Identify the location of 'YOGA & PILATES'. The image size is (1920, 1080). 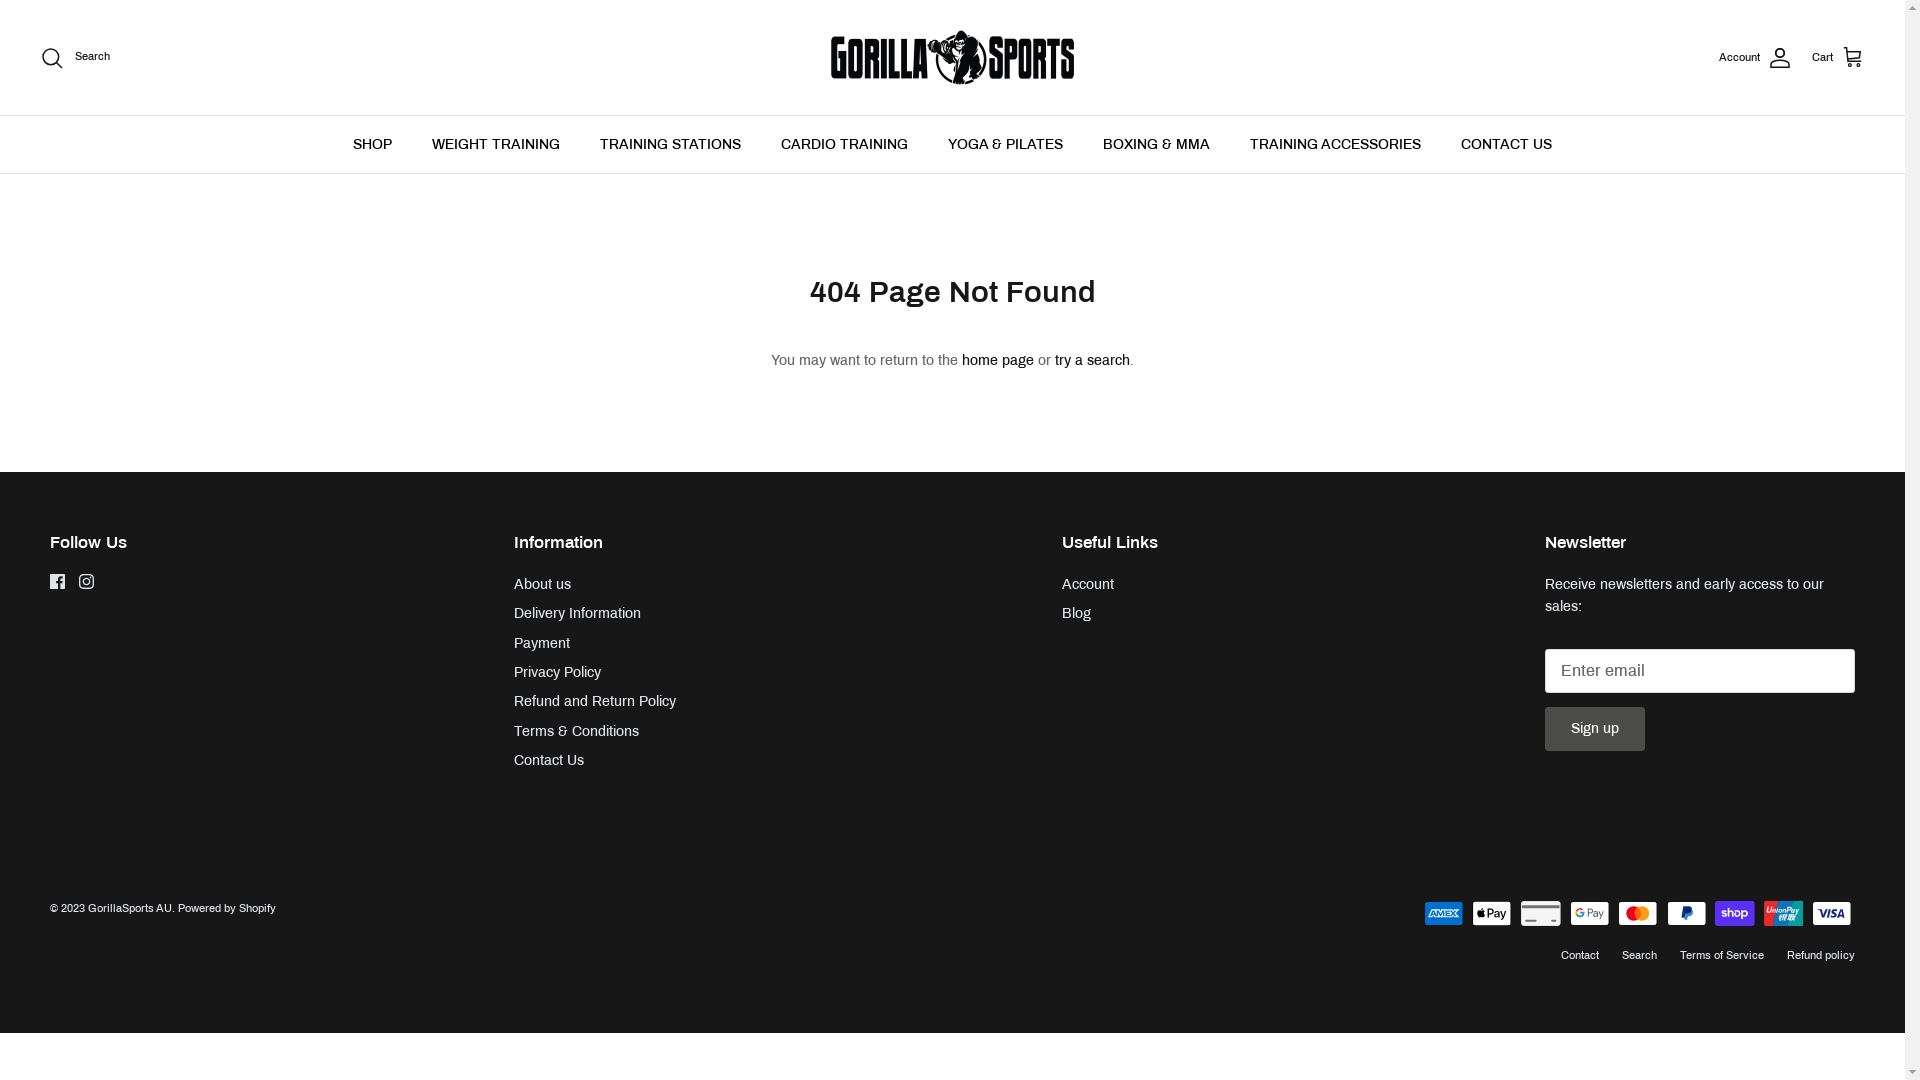
(1005, 143).